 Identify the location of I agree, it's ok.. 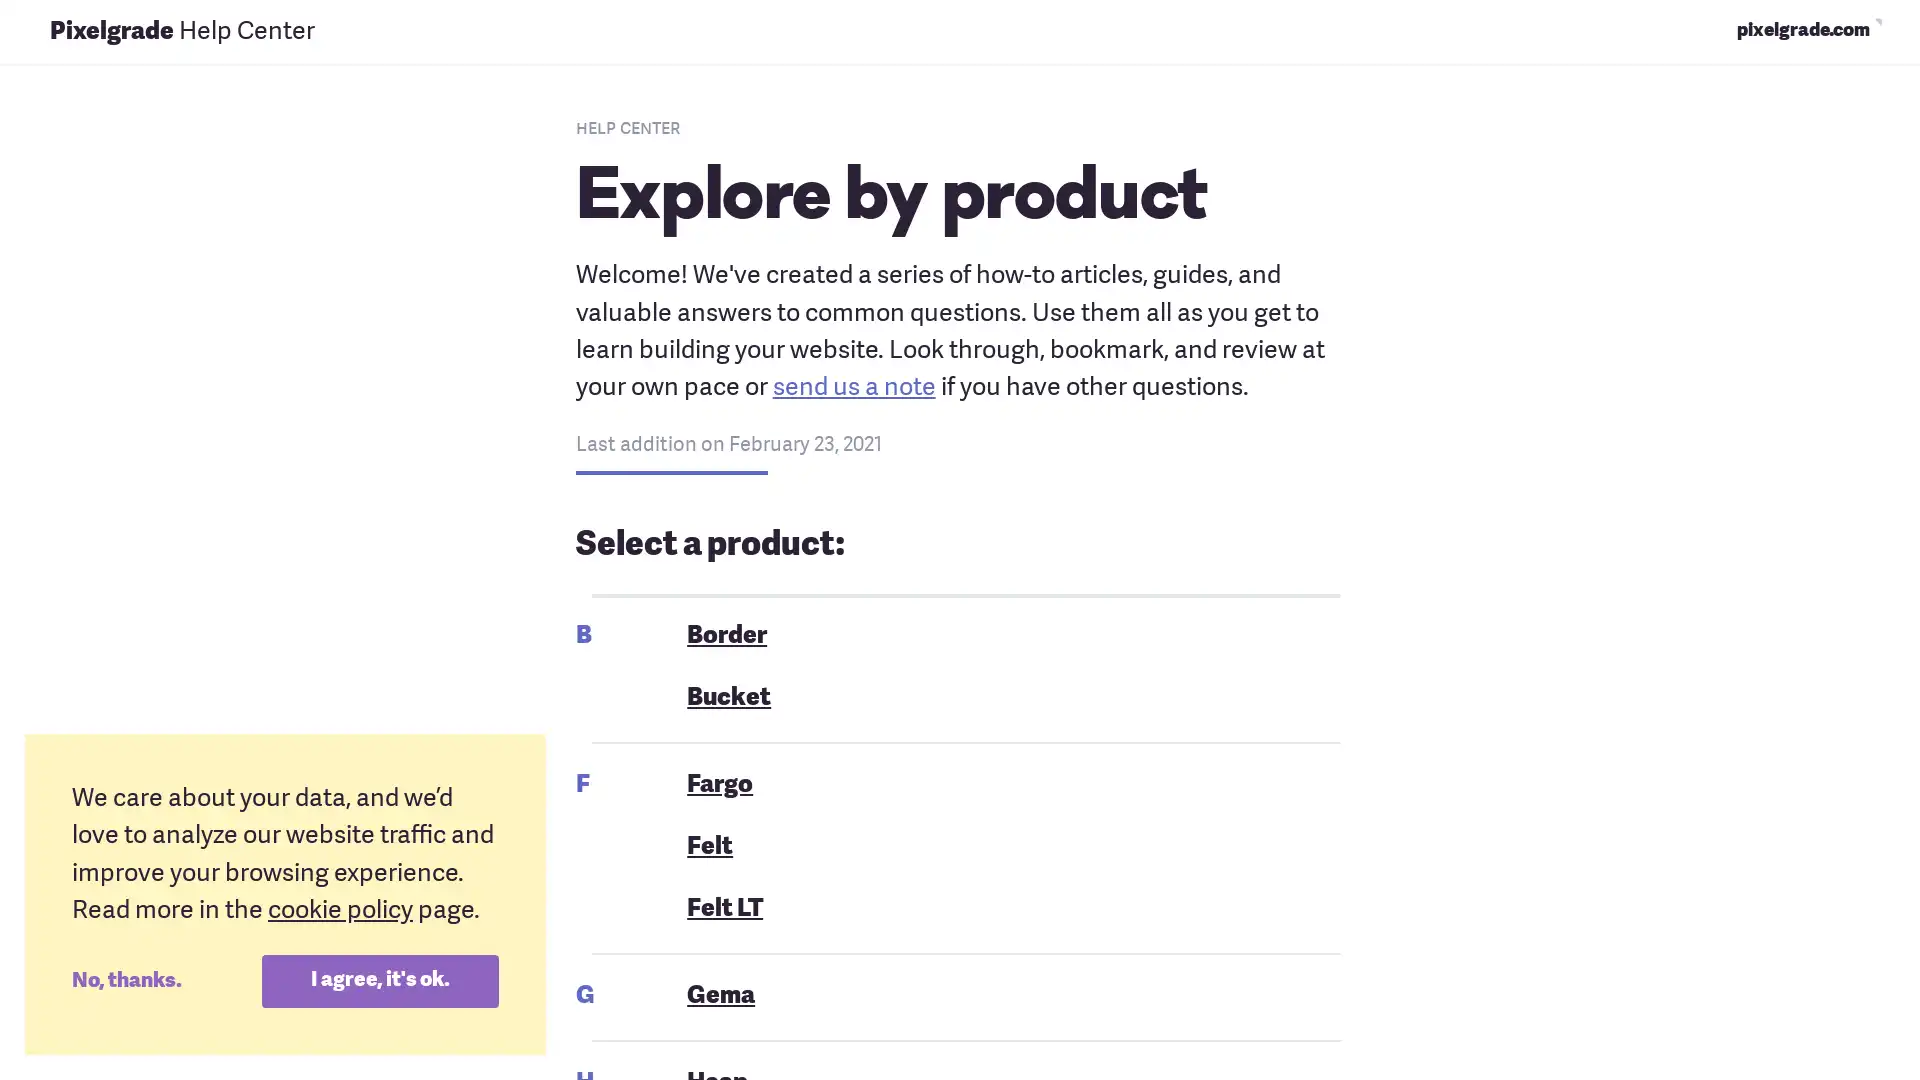
(379, 979).